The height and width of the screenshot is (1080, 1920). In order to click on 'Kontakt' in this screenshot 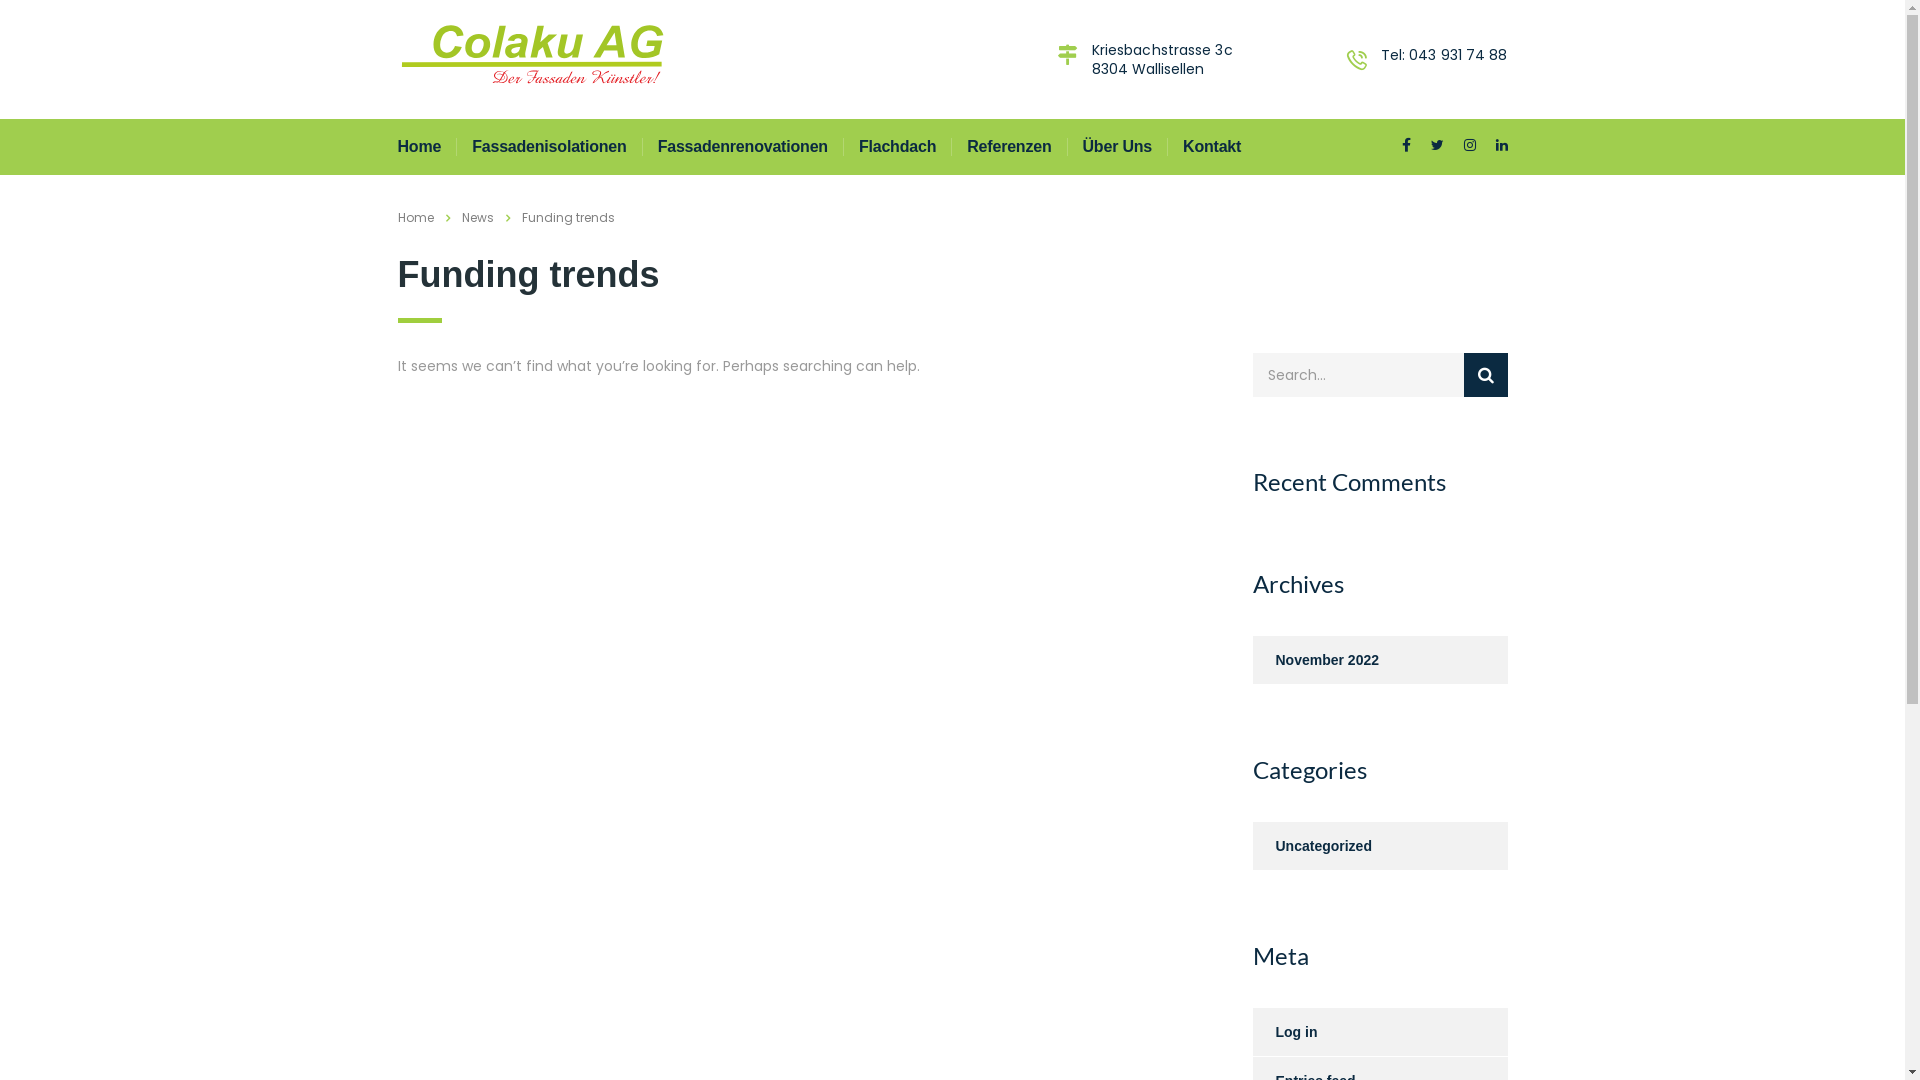, I will do `click(1166, 145)`.